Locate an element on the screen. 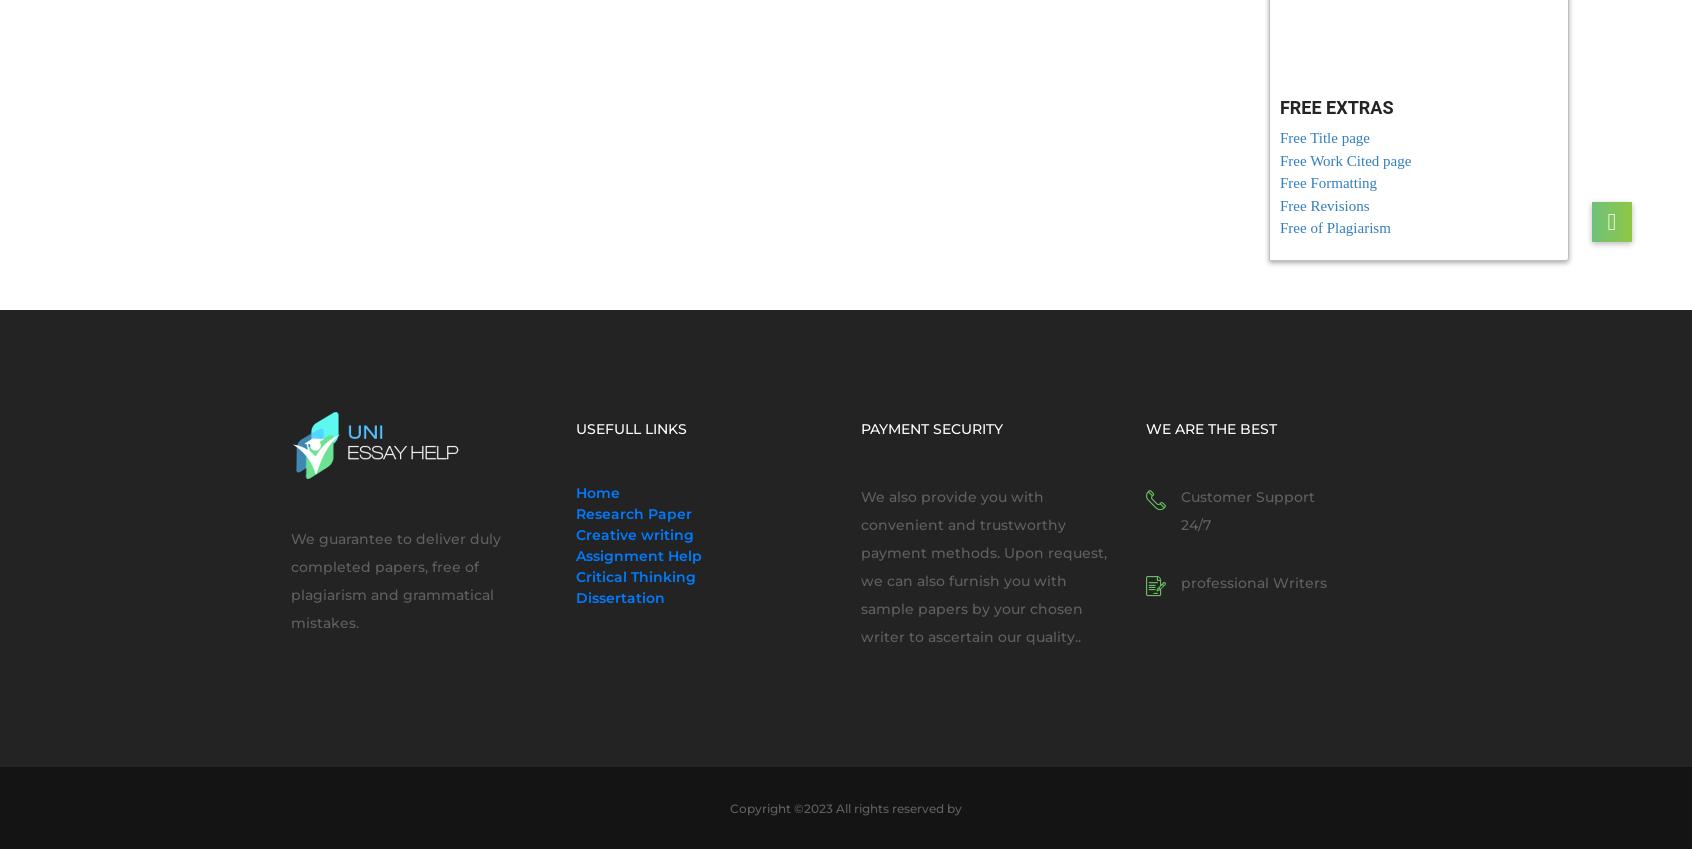 The height and width of the screenshot is (849, 1692). 'Customer Support' is located at coordinates (1248, 496).